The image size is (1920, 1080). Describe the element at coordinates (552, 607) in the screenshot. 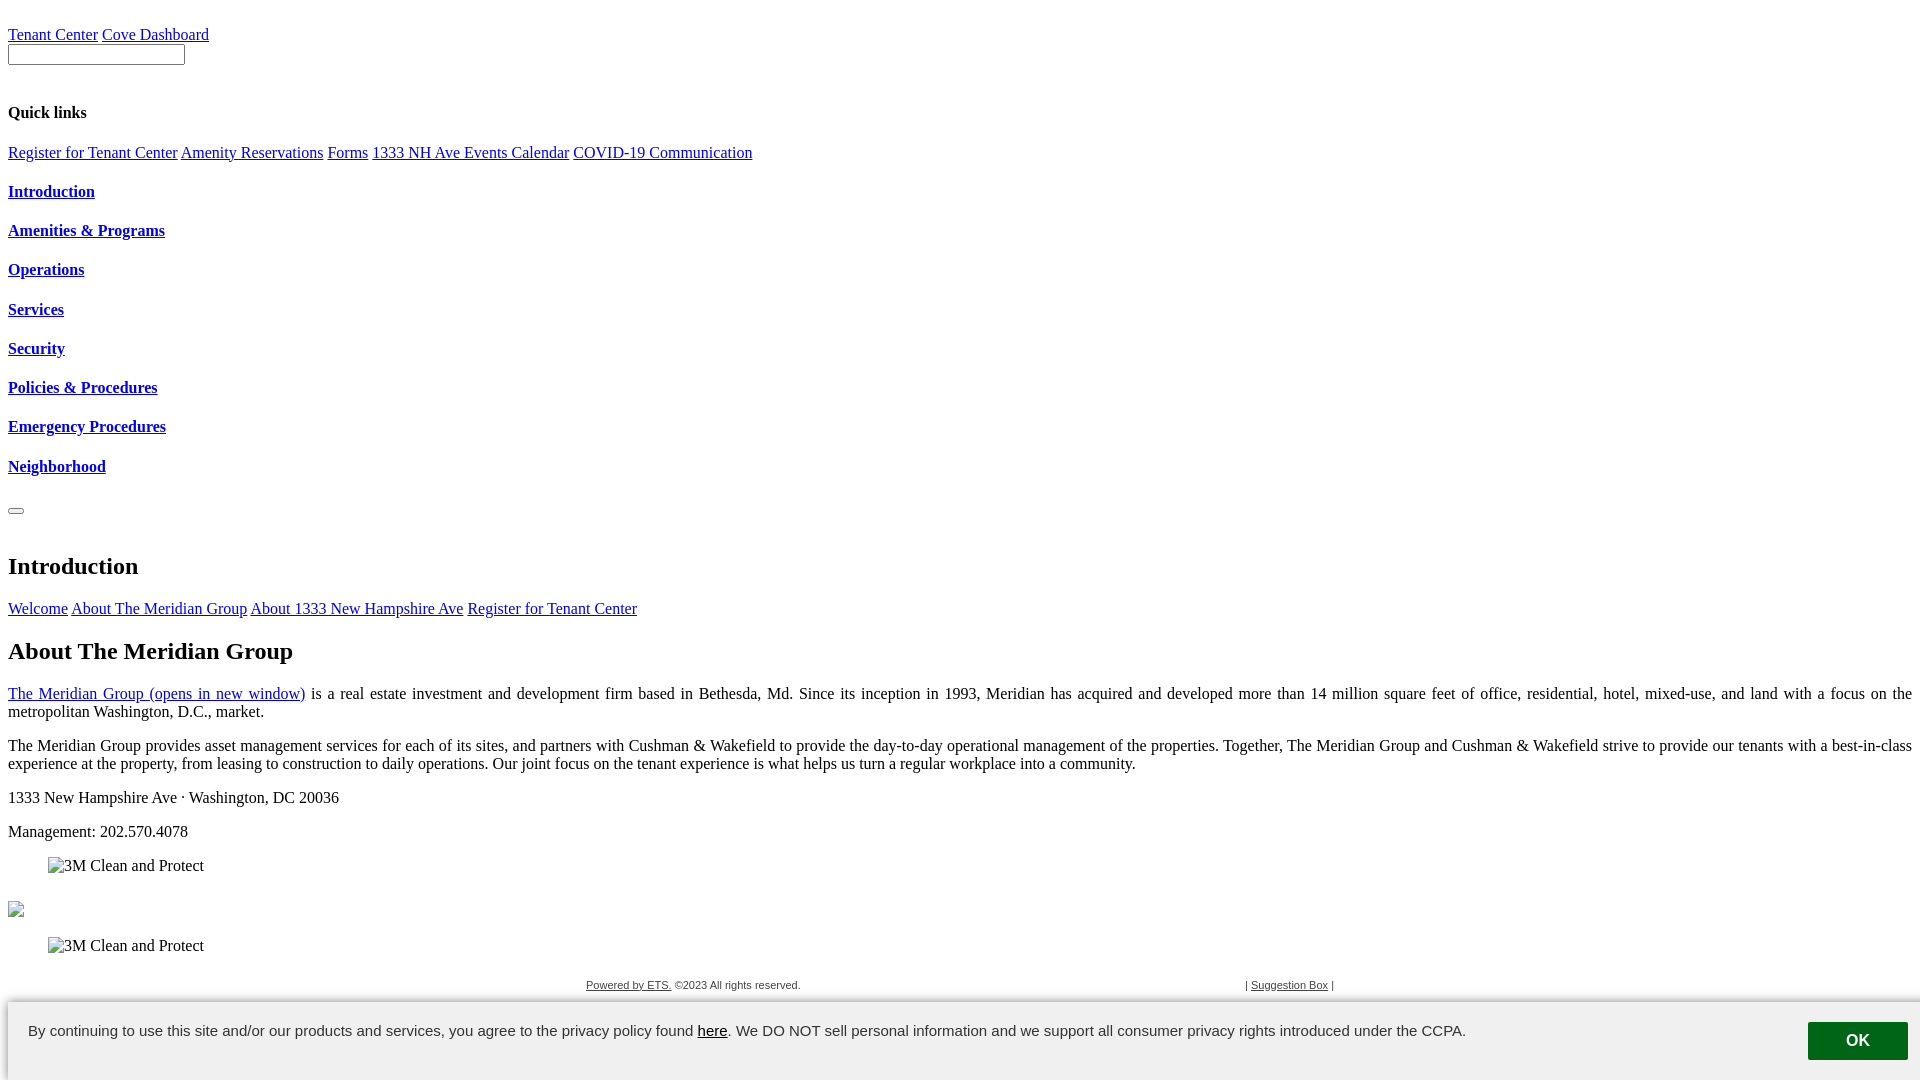

I see `'Register for Tenant Center'` at that location.